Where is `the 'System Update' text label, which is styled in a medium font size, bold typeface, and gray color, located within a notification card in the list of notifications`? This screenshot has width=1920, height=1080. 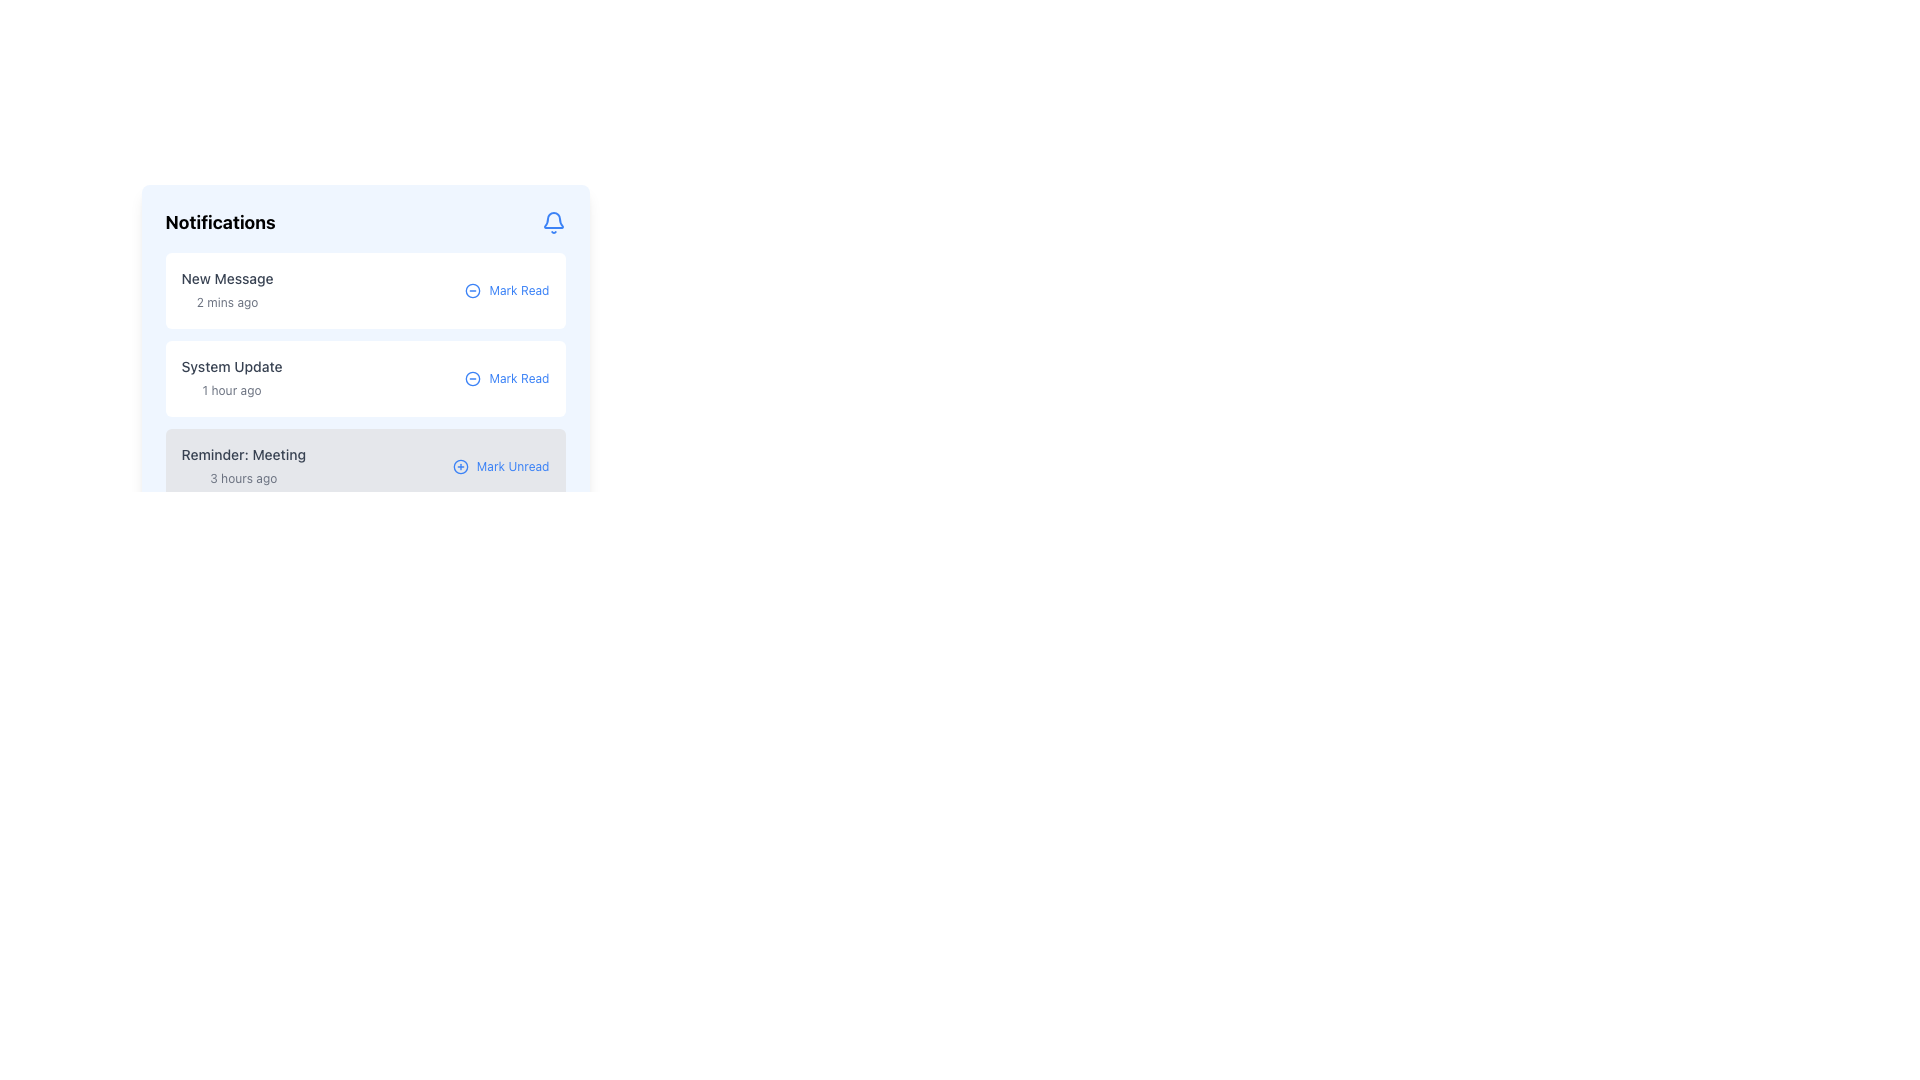
the 'System Update' text label, which is styled in a medium font size, bold typeface, and gray color, located within a notification card in the list of notifications is located at coordinates (232, 366).